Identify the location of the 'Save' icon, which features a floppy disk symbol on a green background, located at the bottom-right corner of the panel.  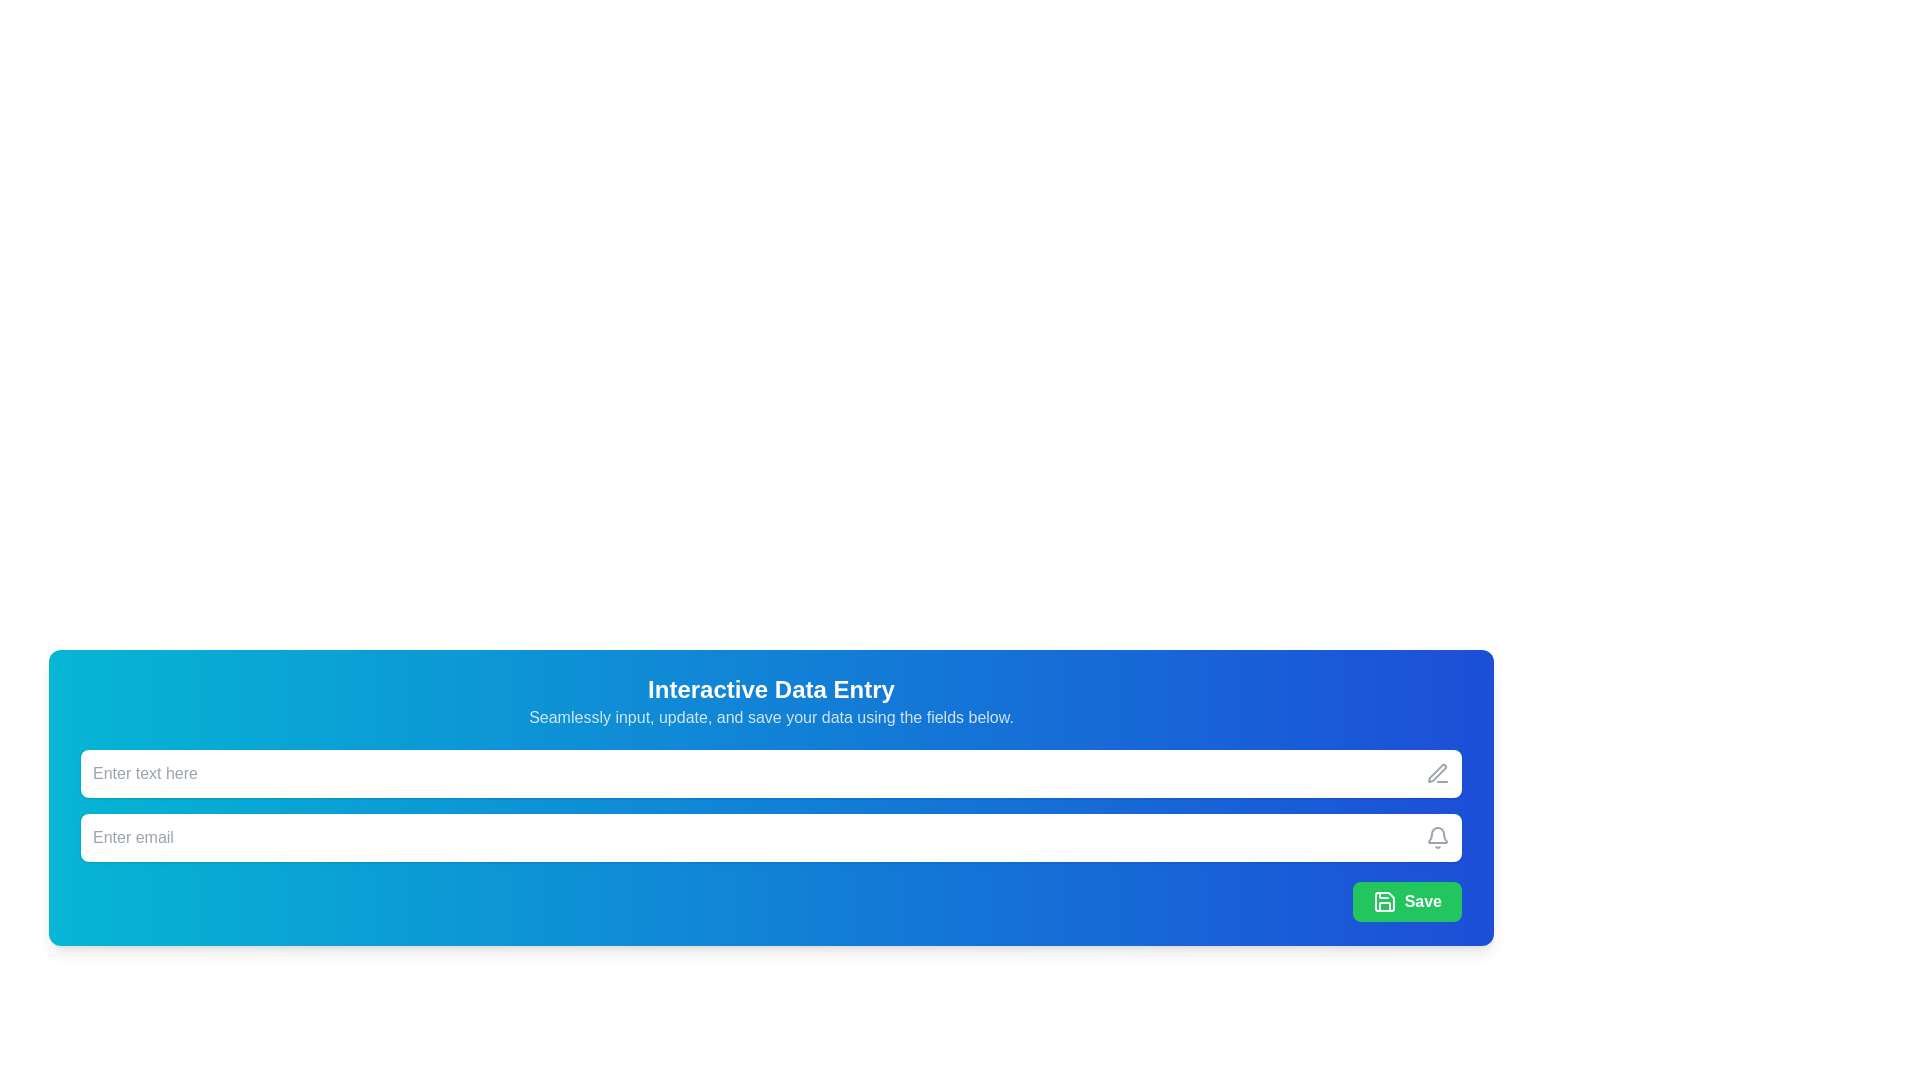
(1383, 902).